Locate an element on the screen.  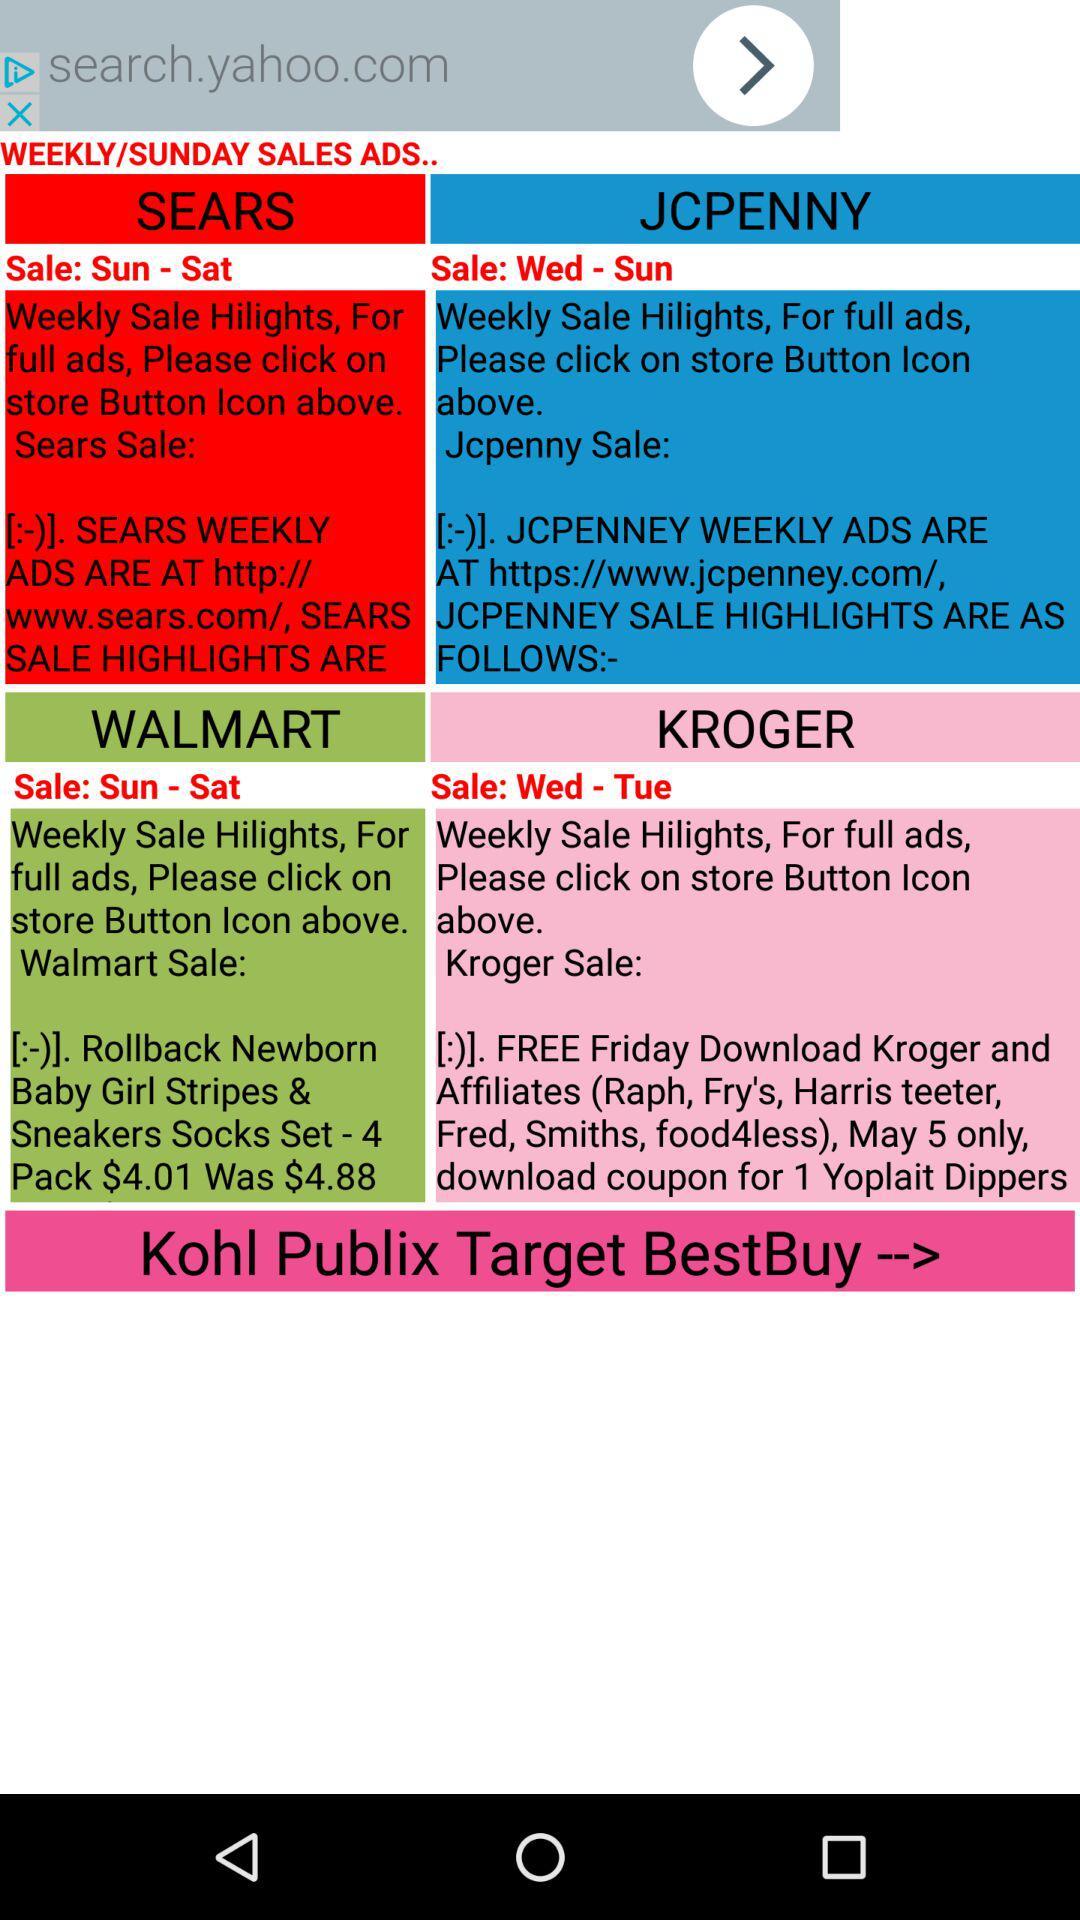
it is searching key is located at coordinates (419, 65).